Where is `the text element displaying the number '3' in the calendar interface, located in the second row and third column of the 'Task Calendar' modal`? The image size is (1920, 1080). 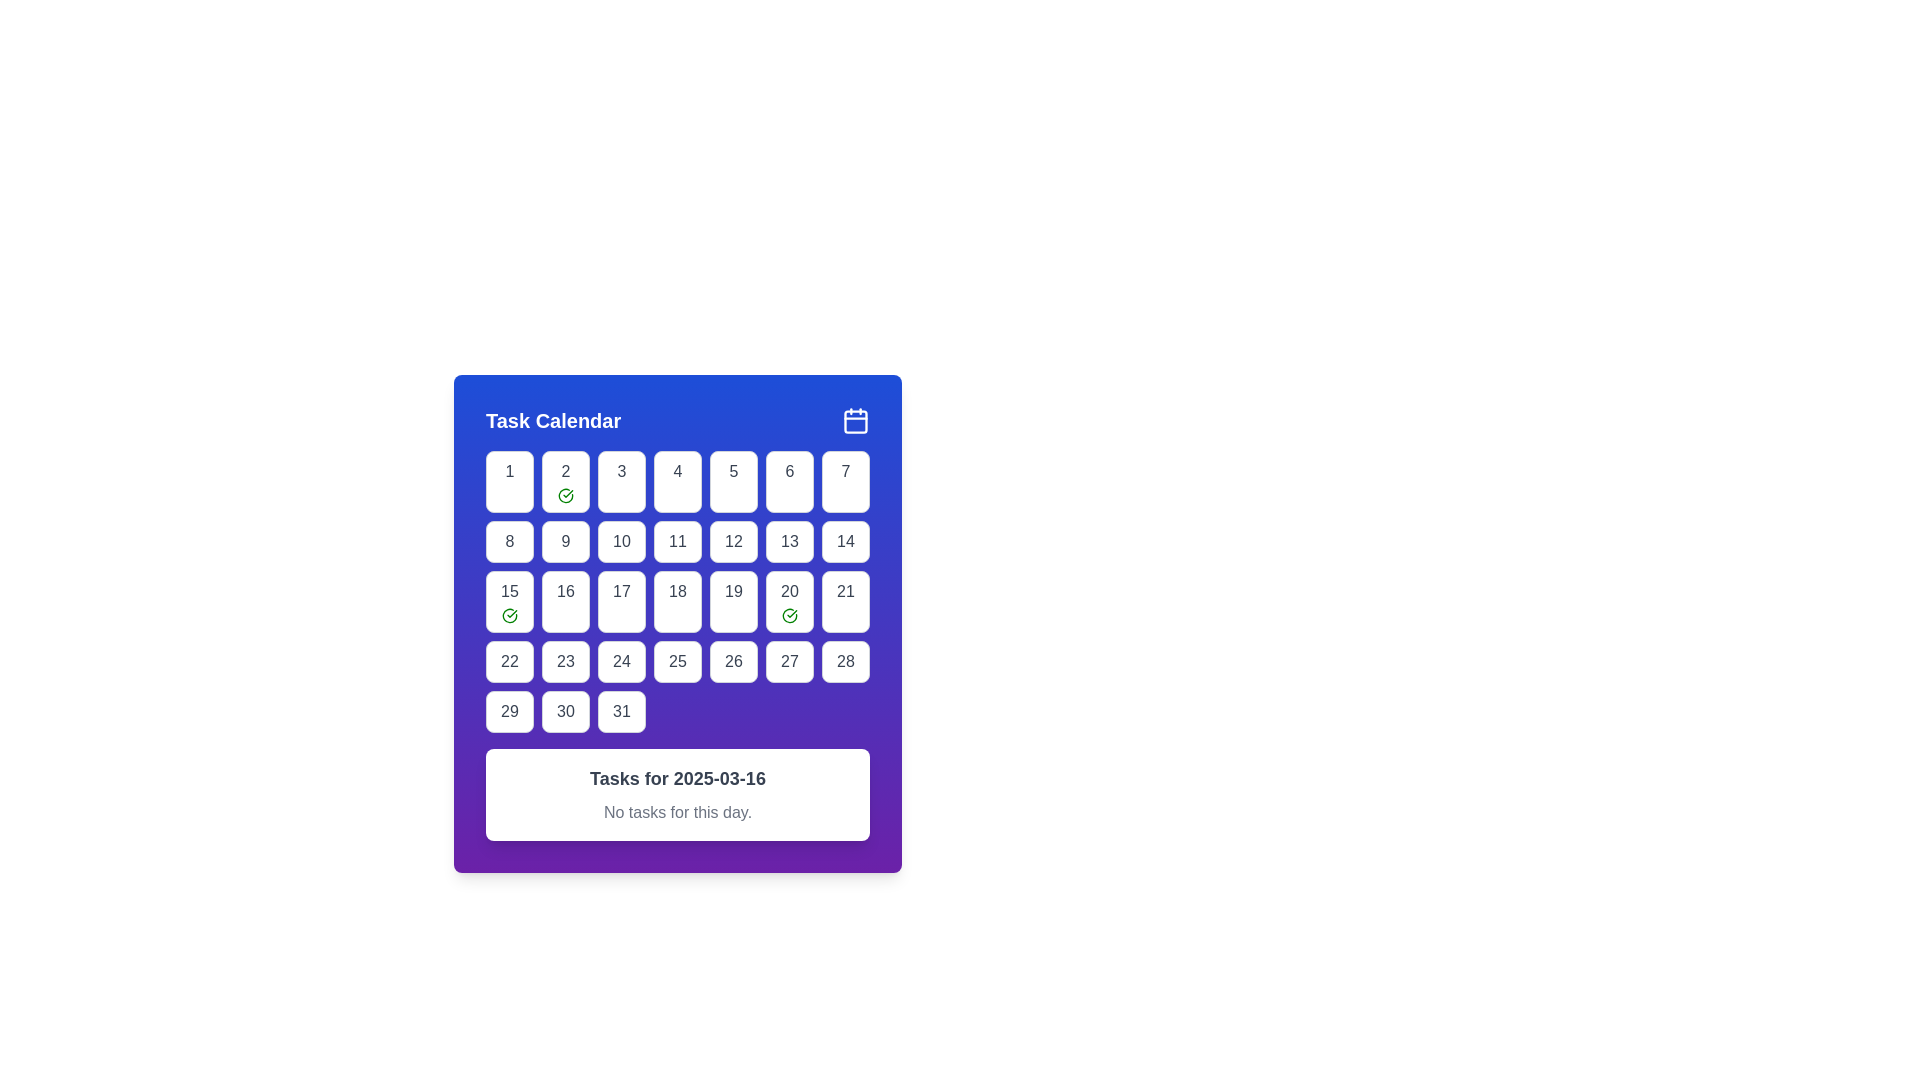 the text element displaying the number '3' in the calendar interface, located in the second row and third column of the 'Task Calendar' modal is located at coordinates (621, 471).